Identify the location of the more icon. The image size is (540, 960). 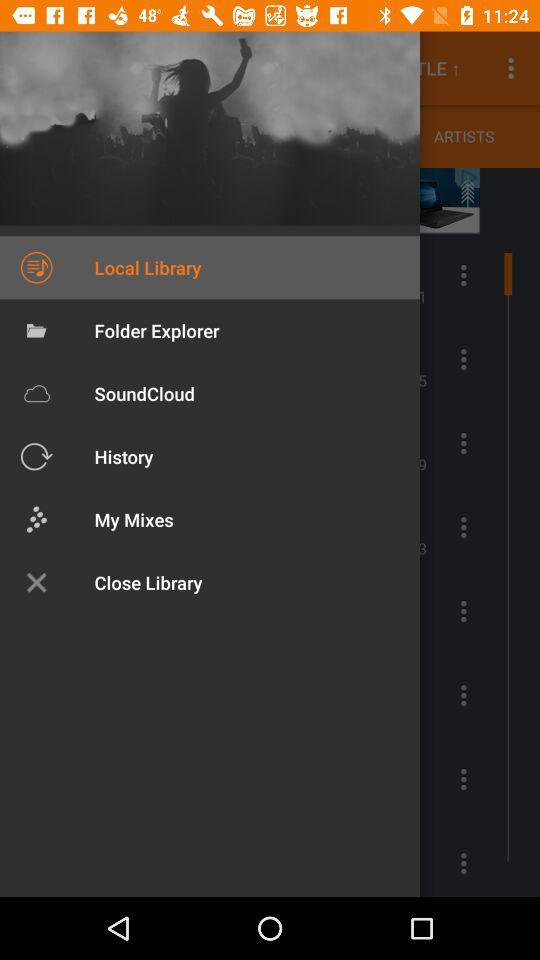
(463, 695).